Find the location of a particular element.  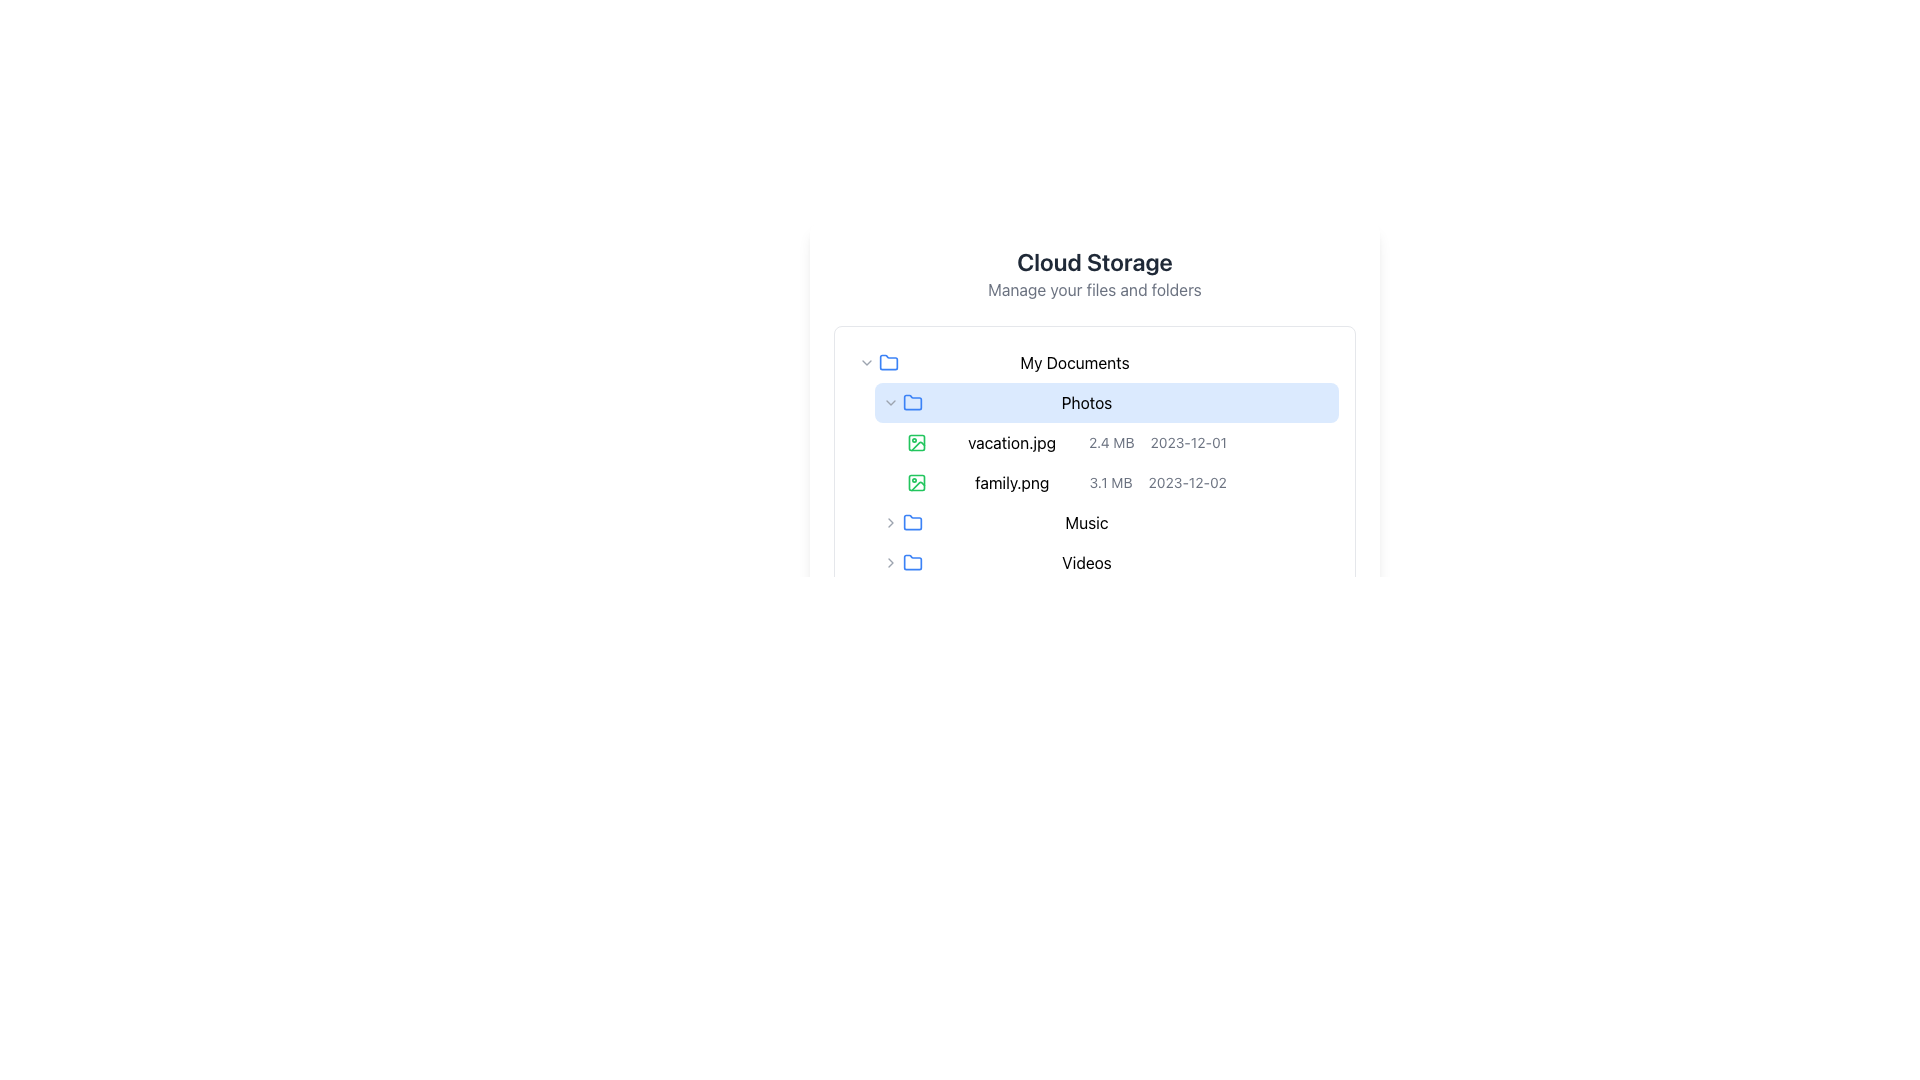

the file detail entry displaying 'vacation.jpg' with size '2.4 MB' and creation date '2023-12-01', which is the top-most entry is located at coordinates (1093, 442).